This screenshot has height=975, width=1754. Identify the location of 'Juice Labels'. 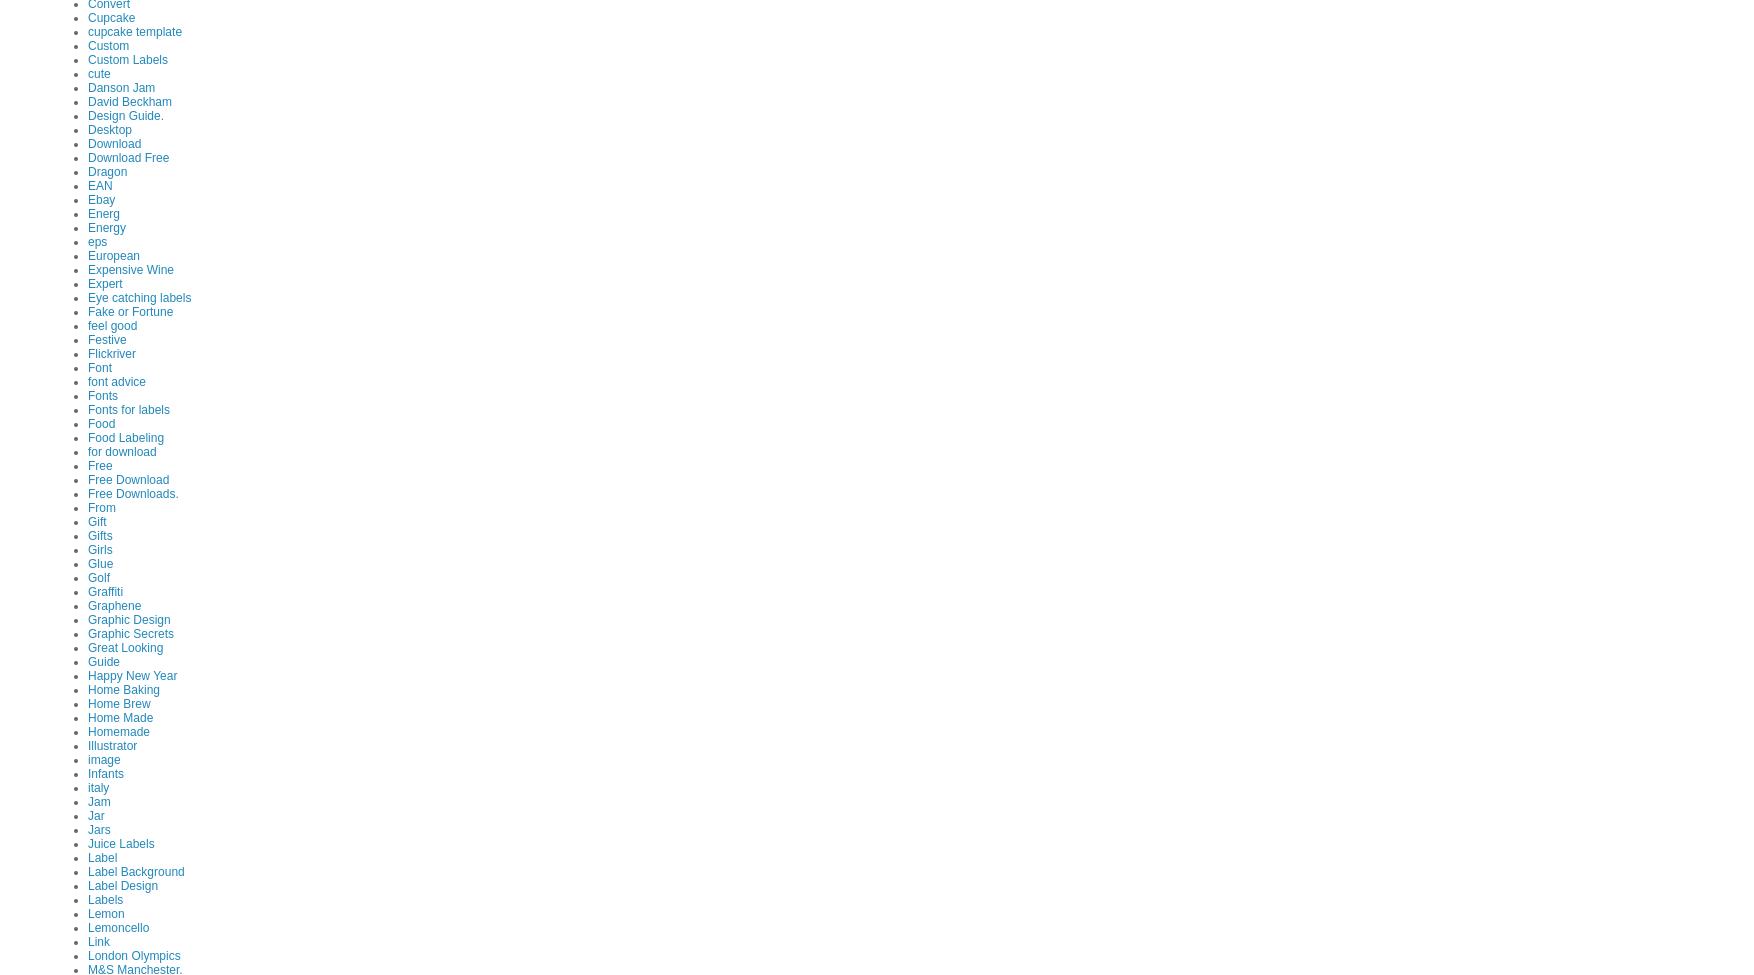
(88, 842).